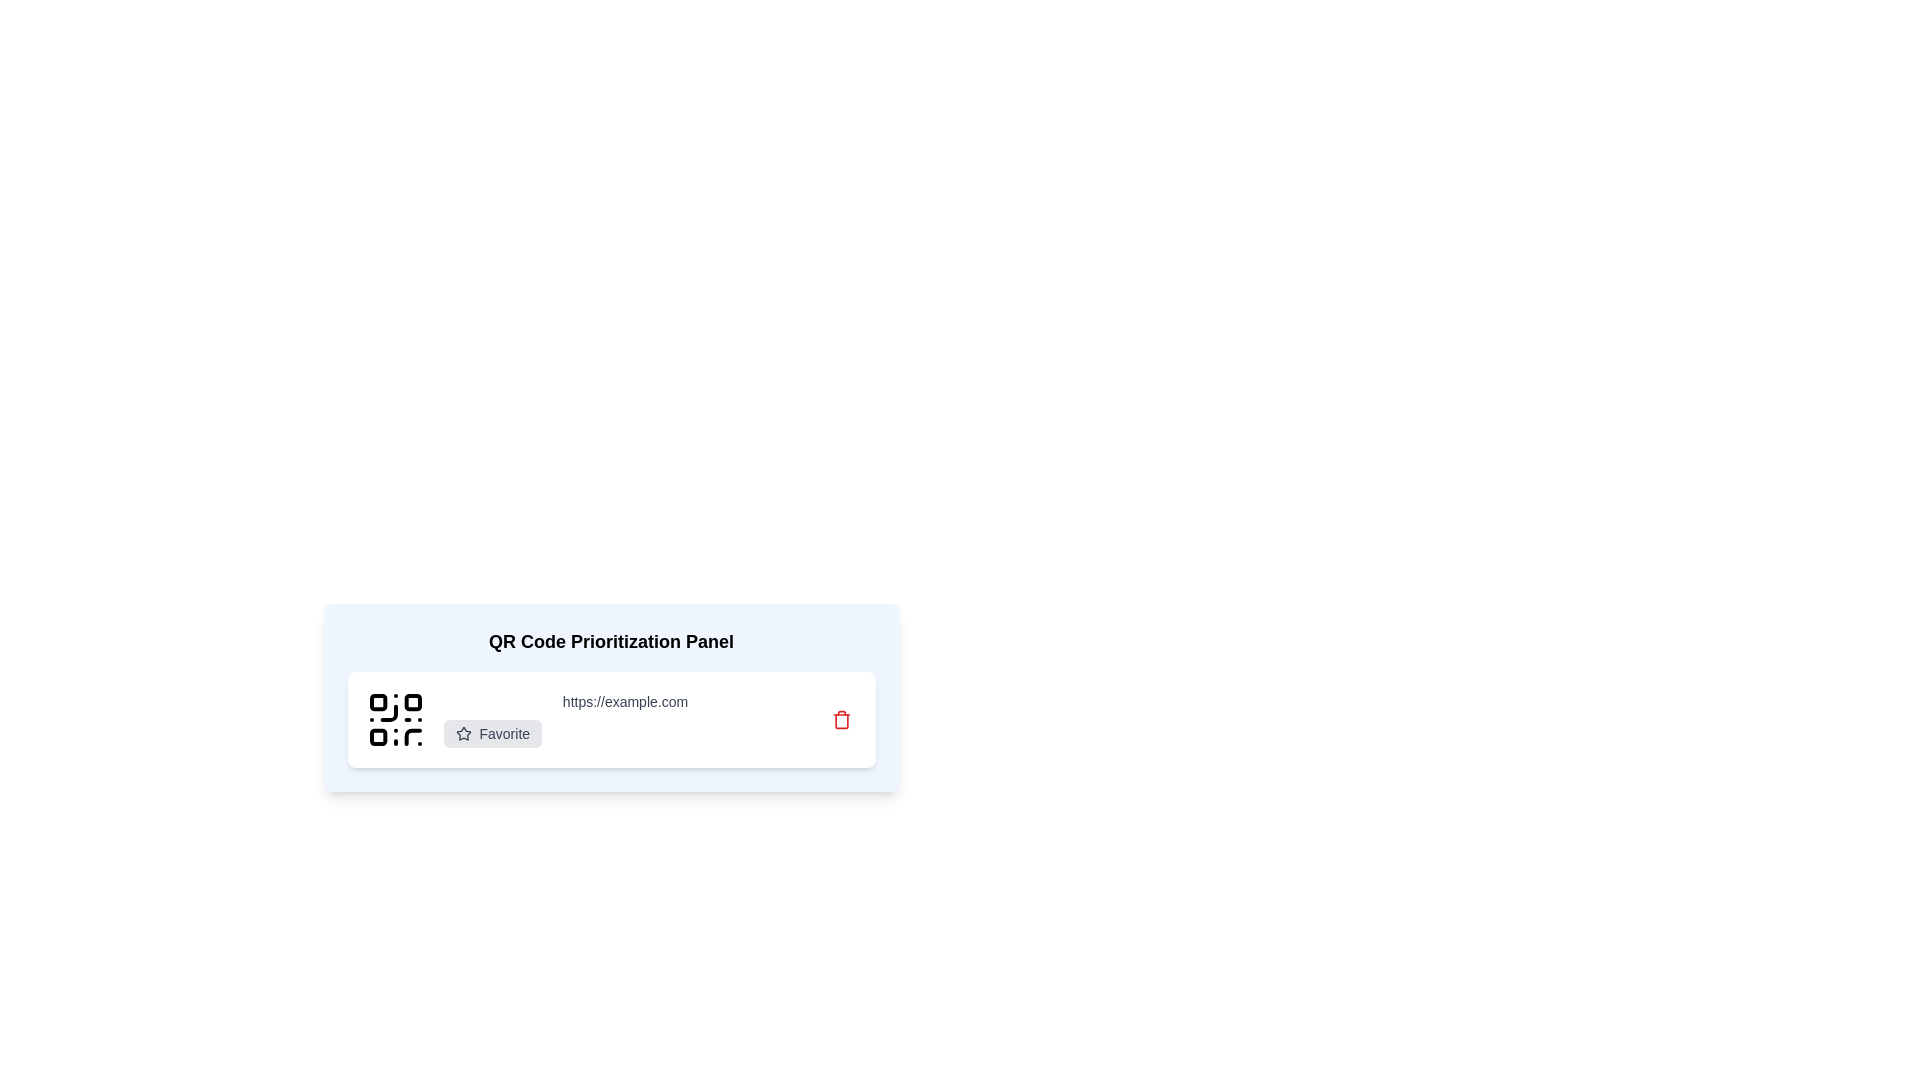 Image resolution: width=1920 pixels, height=1080 pixels. What do you see at coordinates (411, 701) in the screenshot?
I see `the second square in the top row of the QR code layout within the 'QR Code Prioritization Panel.'` at bounding box center [411, 701].